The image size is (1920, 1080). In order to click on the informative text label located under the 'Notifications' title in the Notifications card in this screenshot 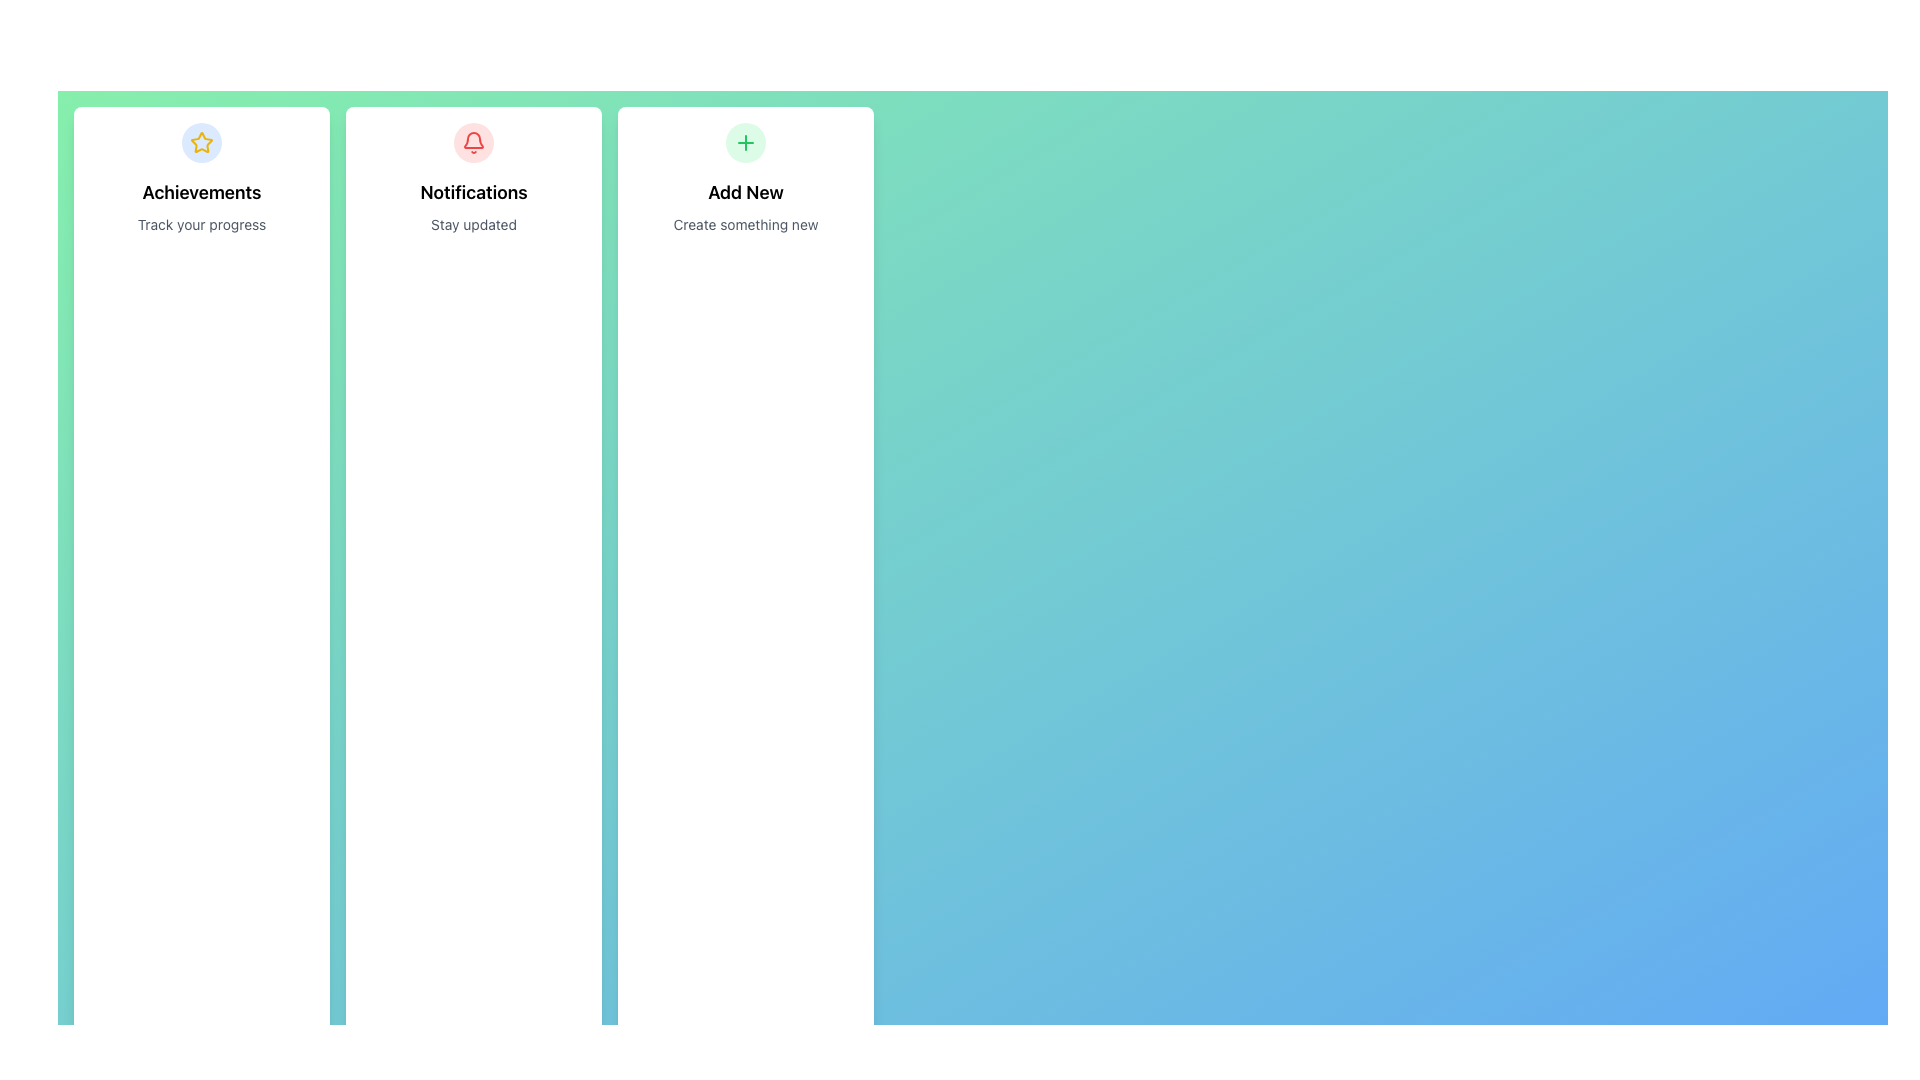, I will do `click(473, 224)`.